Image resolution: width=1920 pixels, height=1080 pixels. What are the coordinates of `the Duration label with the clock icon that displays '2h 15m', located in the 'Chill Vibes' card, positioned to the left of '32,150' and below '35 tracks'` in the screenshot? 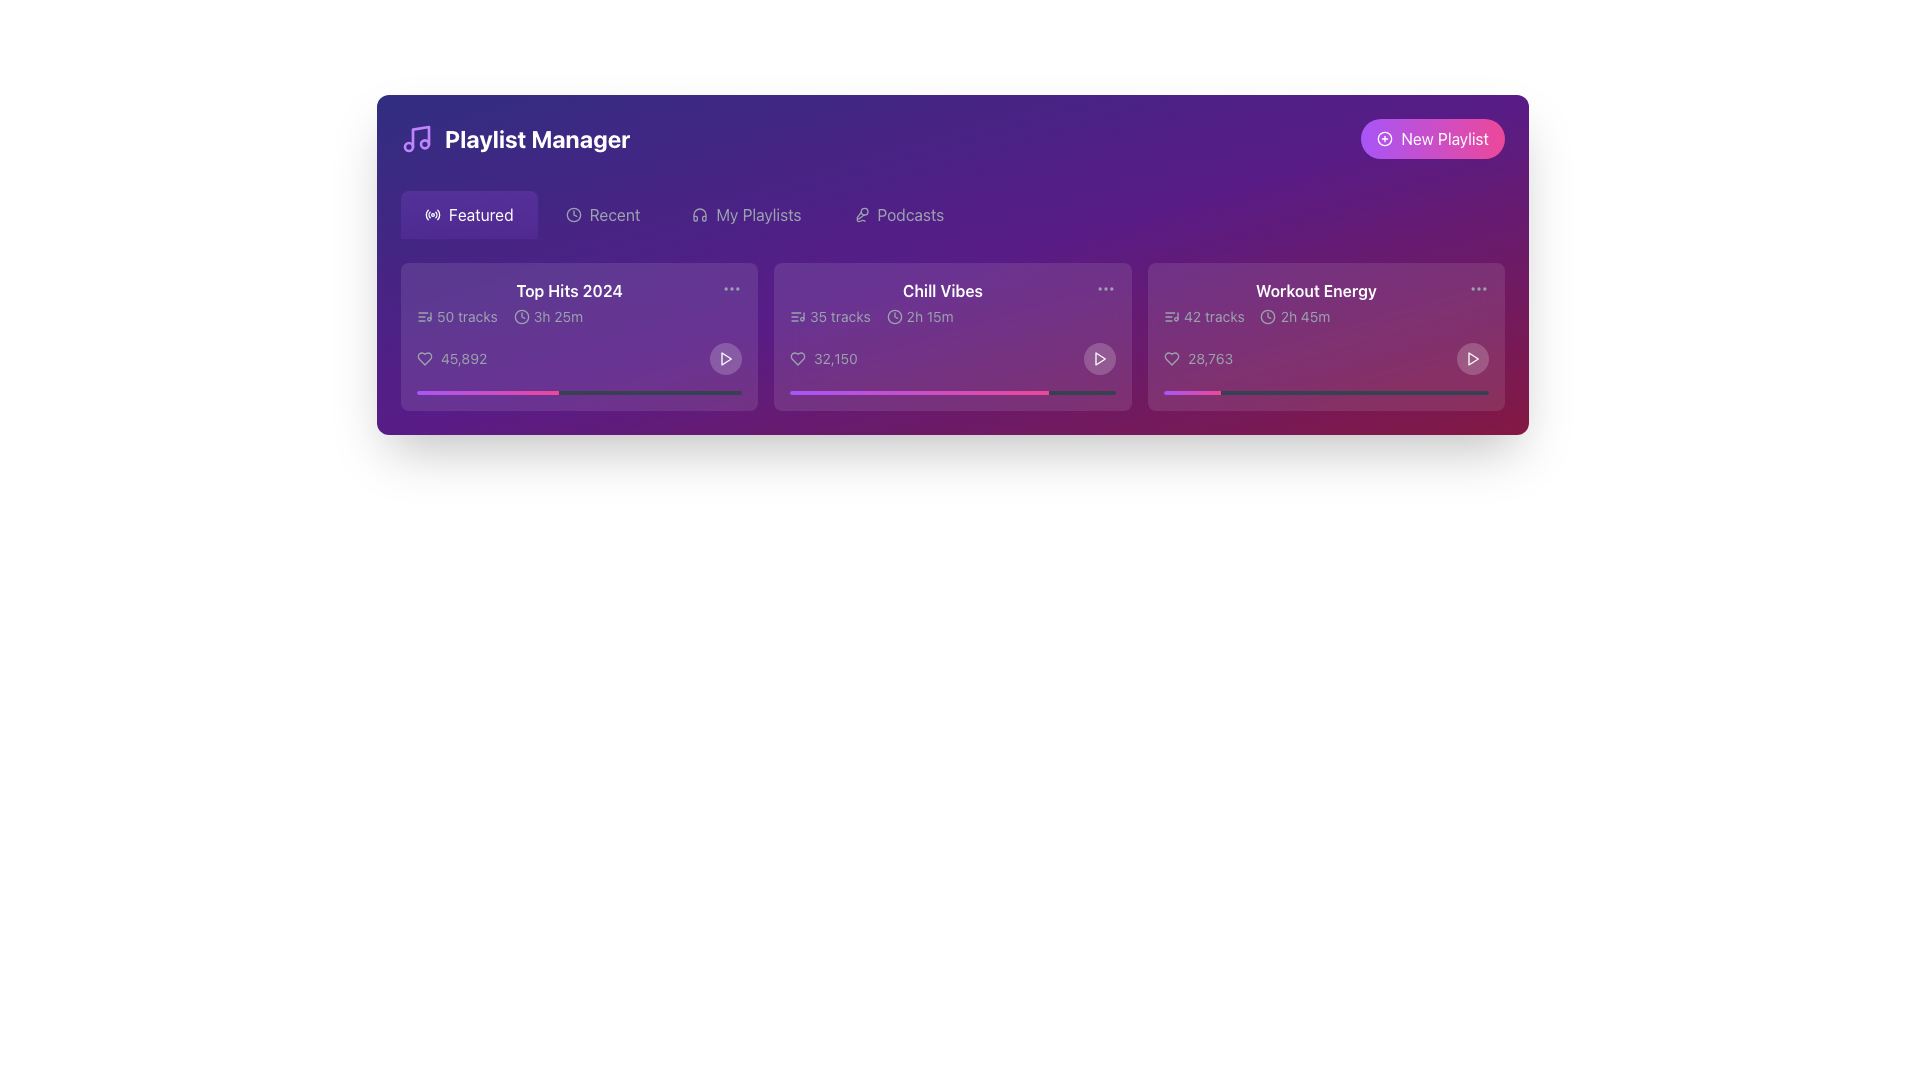 It's located at (919, 315).